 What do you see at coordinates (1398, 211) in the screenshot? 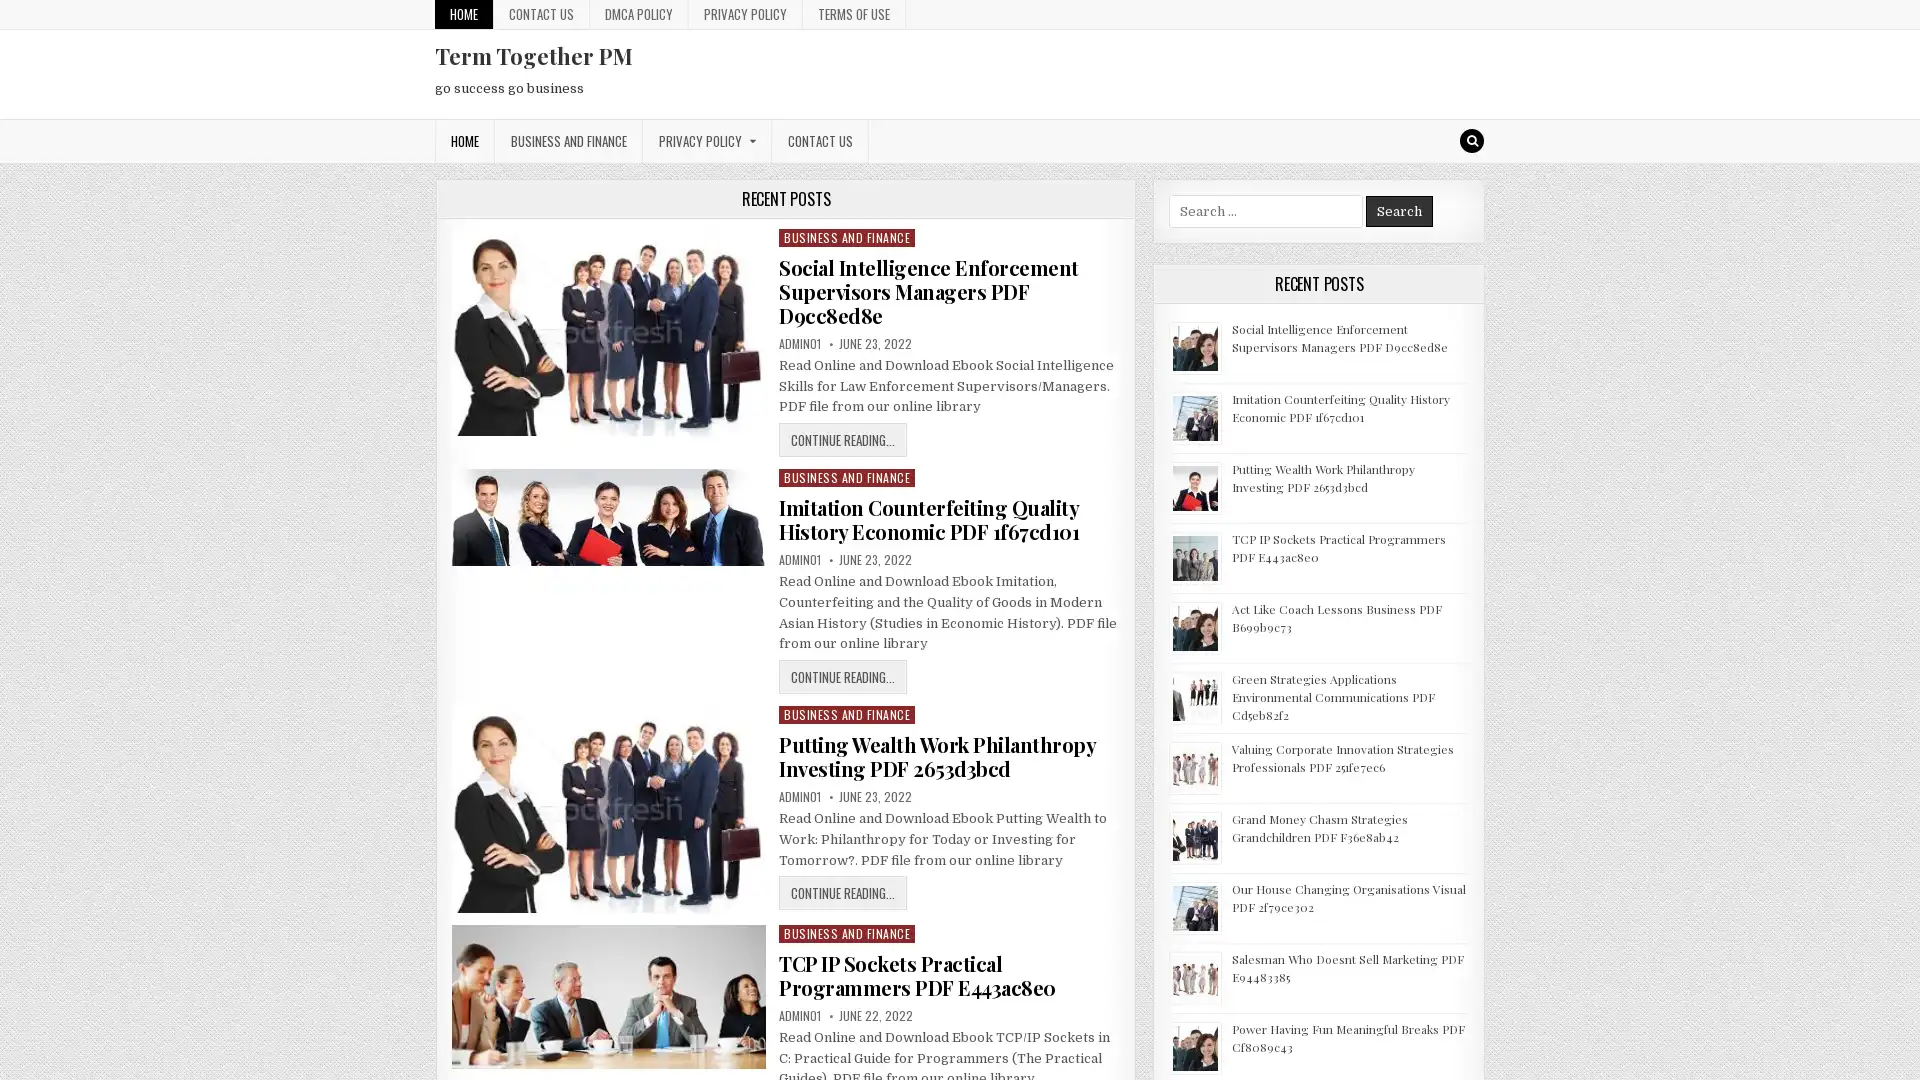
I see `Search` at bounding box center [1398, 211].